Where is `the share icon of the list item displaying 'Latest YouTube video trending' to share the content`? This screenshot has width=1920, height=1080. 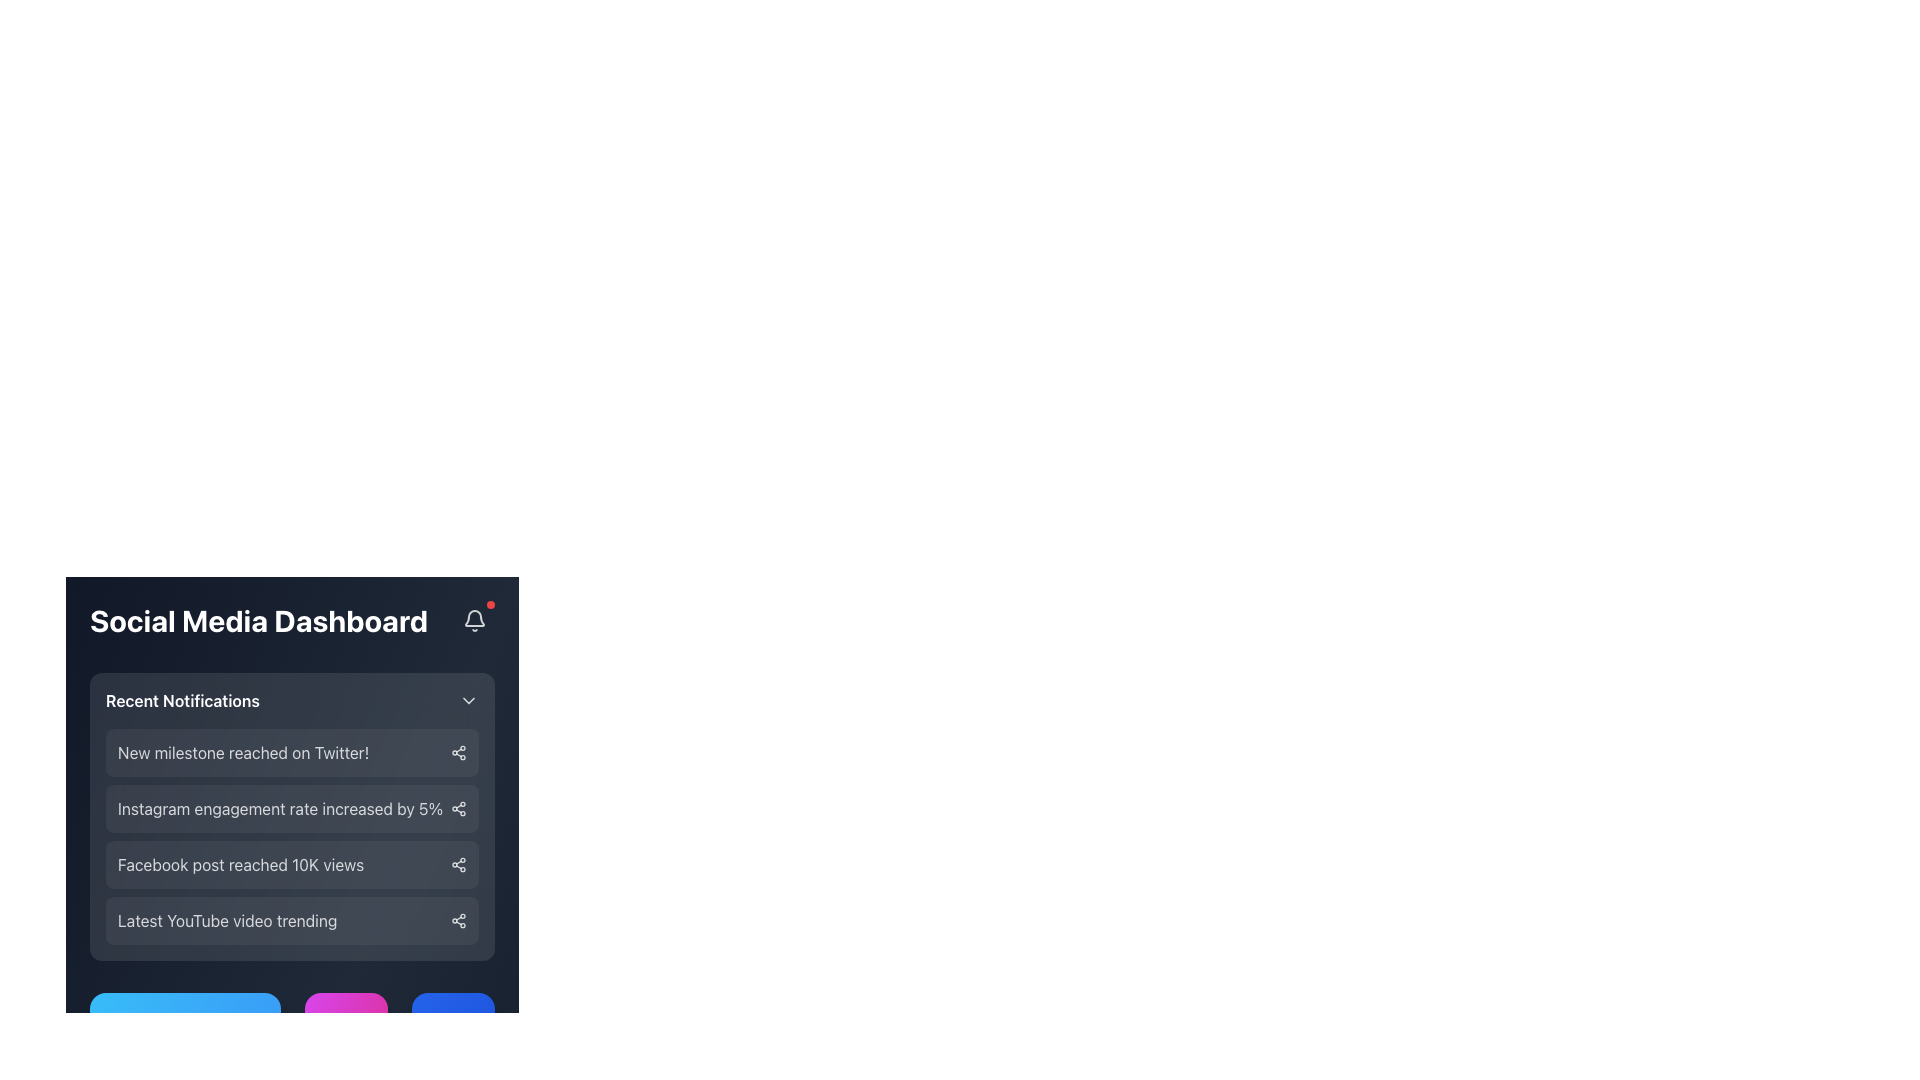 the share icon of the list item displaying 'Latest YouTube video trending' to share the content is located at coordinates (291, 921).